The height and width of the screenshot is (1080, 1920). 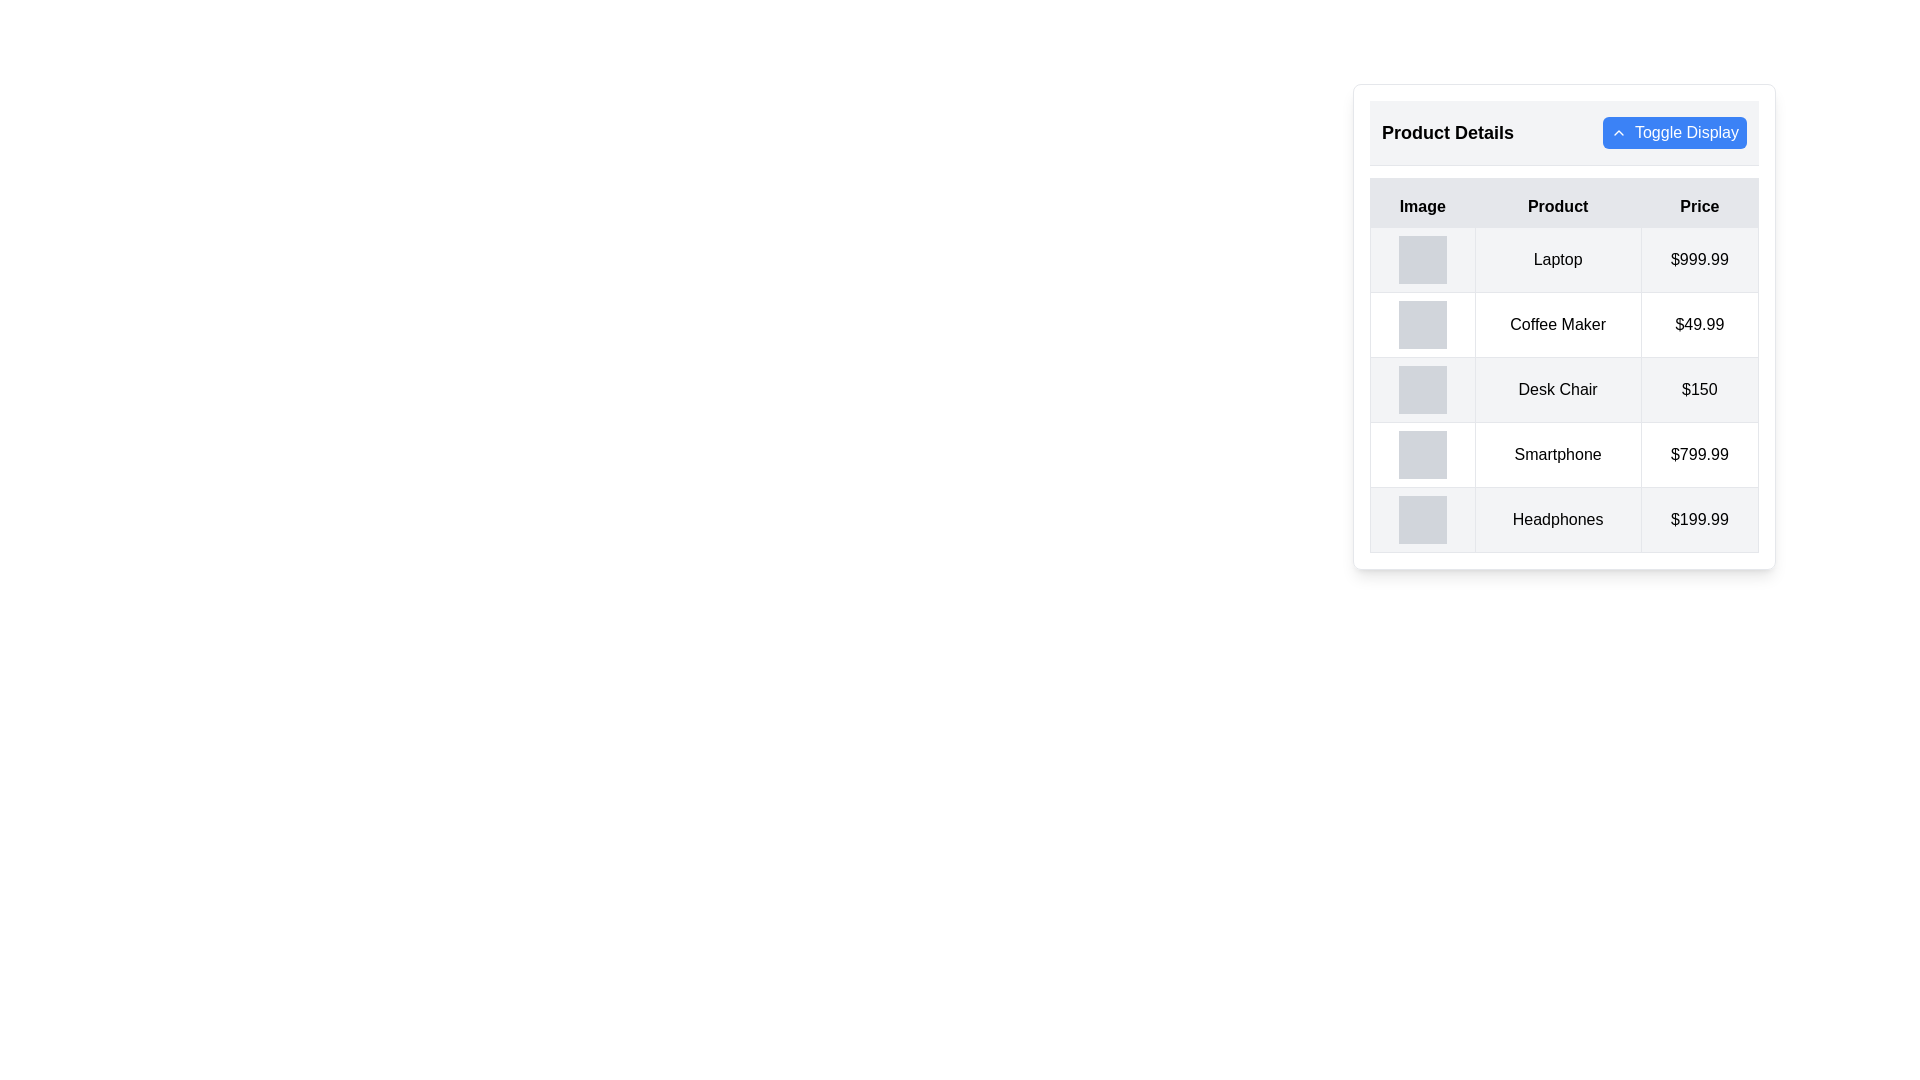 What do you see at coordinates (1563, 389) in the screenshot?
I see `the third row of the product table displaying the details for 'Desk Chair' priced at '$150'` at bounding box center [1563, 389].